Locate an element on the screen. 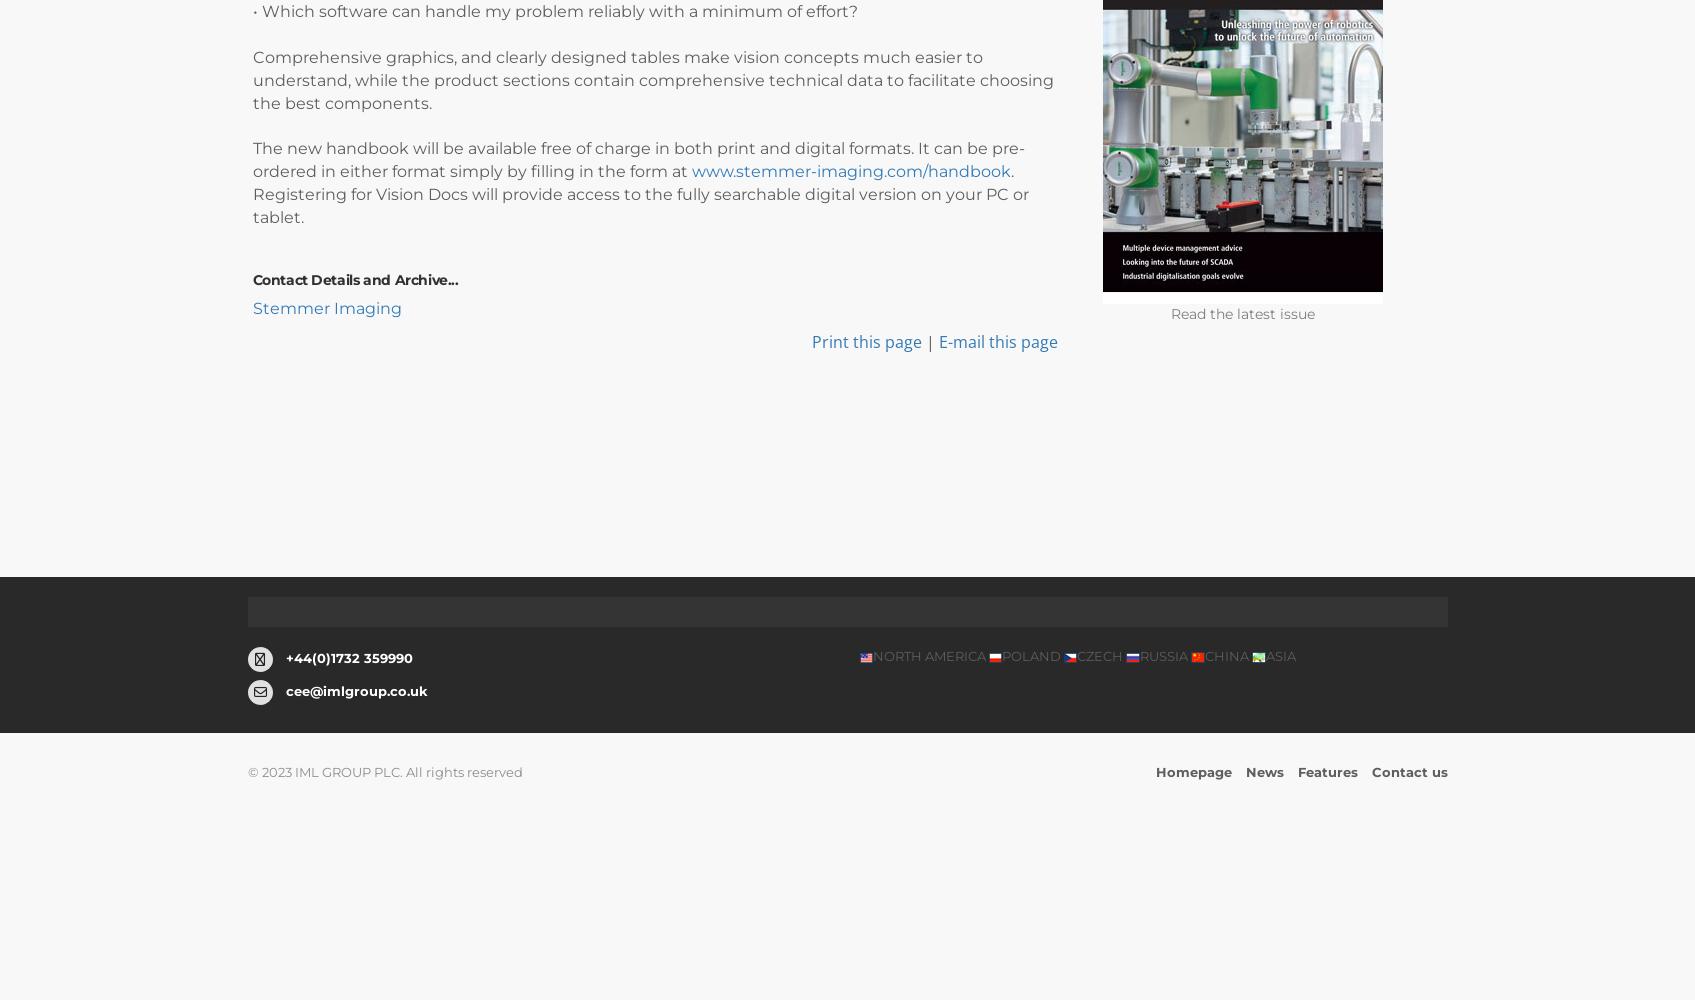  'www.stemmer-imaging.com/handbook' is located at coordinates (849, 171).